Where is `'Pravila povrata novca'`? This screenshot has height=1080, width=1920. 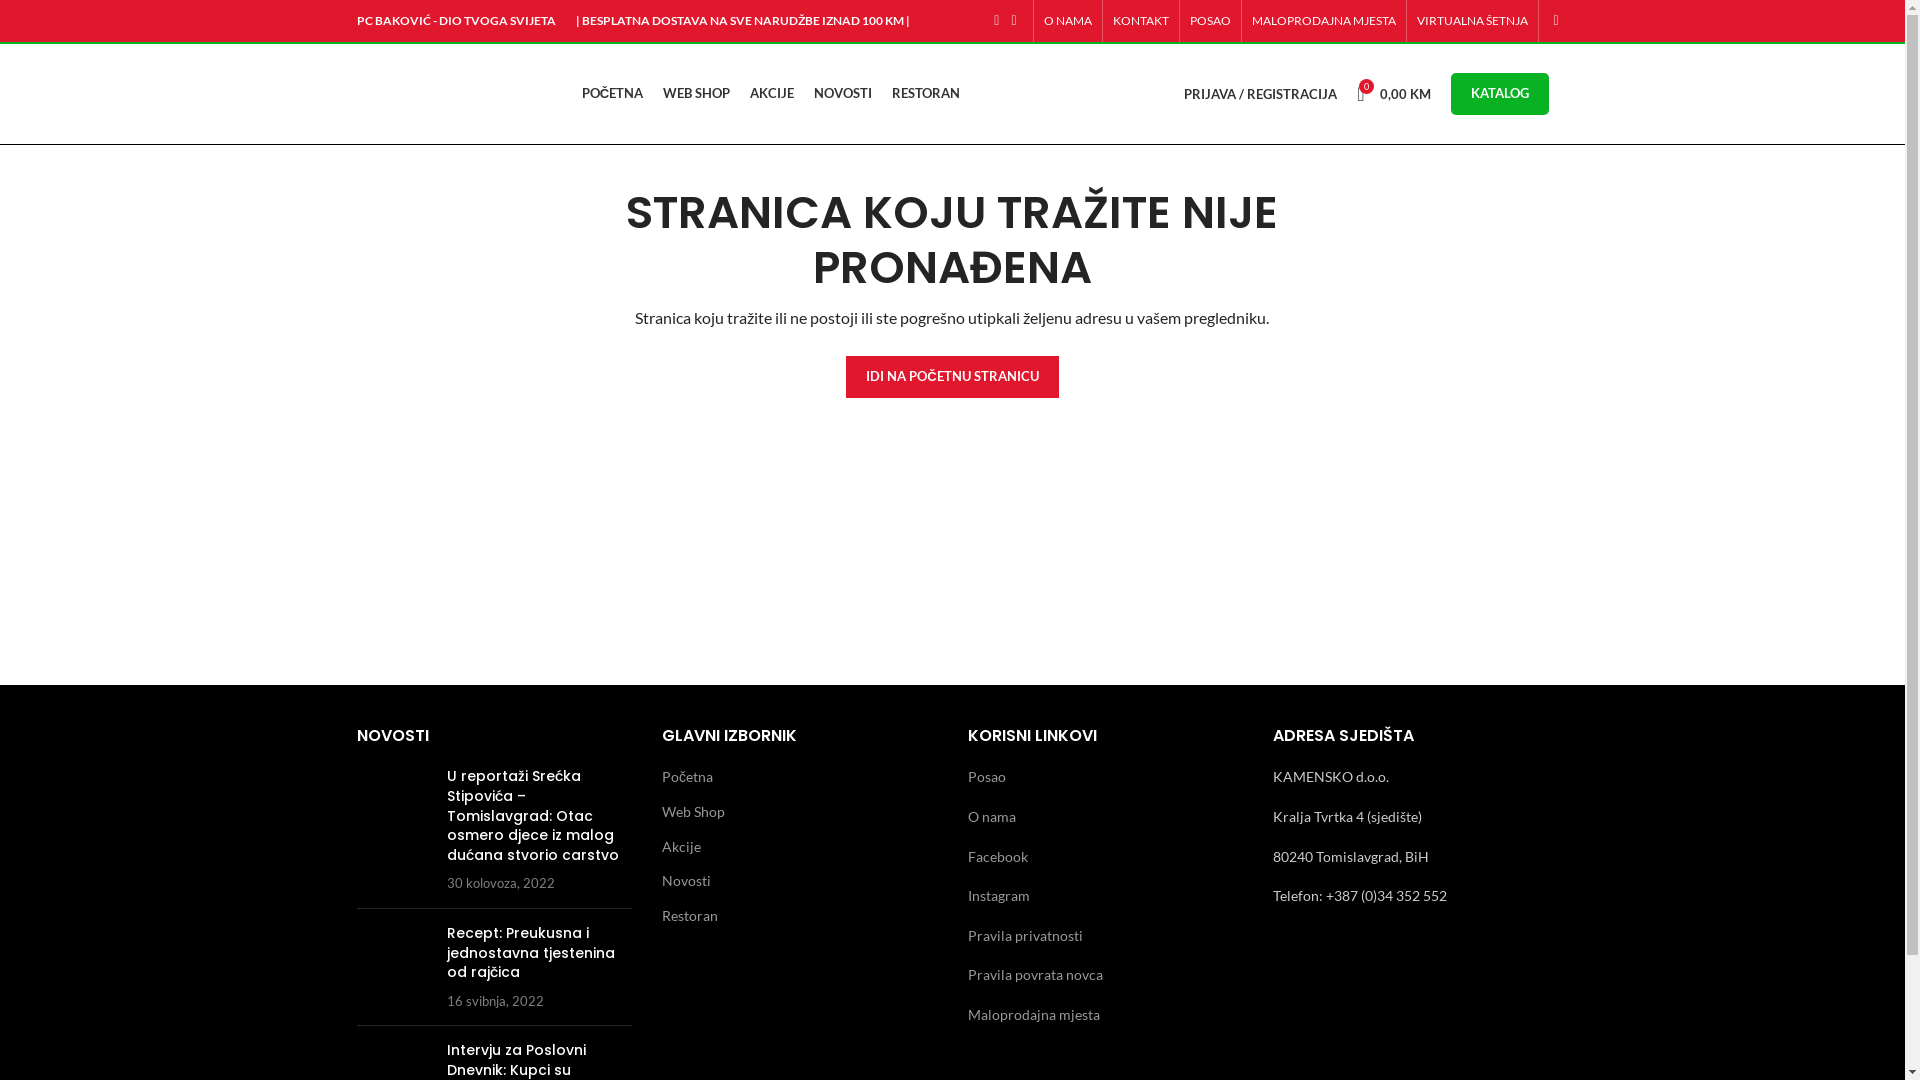
'Pravila povrata novca' is located at coordinates (1035, 973).